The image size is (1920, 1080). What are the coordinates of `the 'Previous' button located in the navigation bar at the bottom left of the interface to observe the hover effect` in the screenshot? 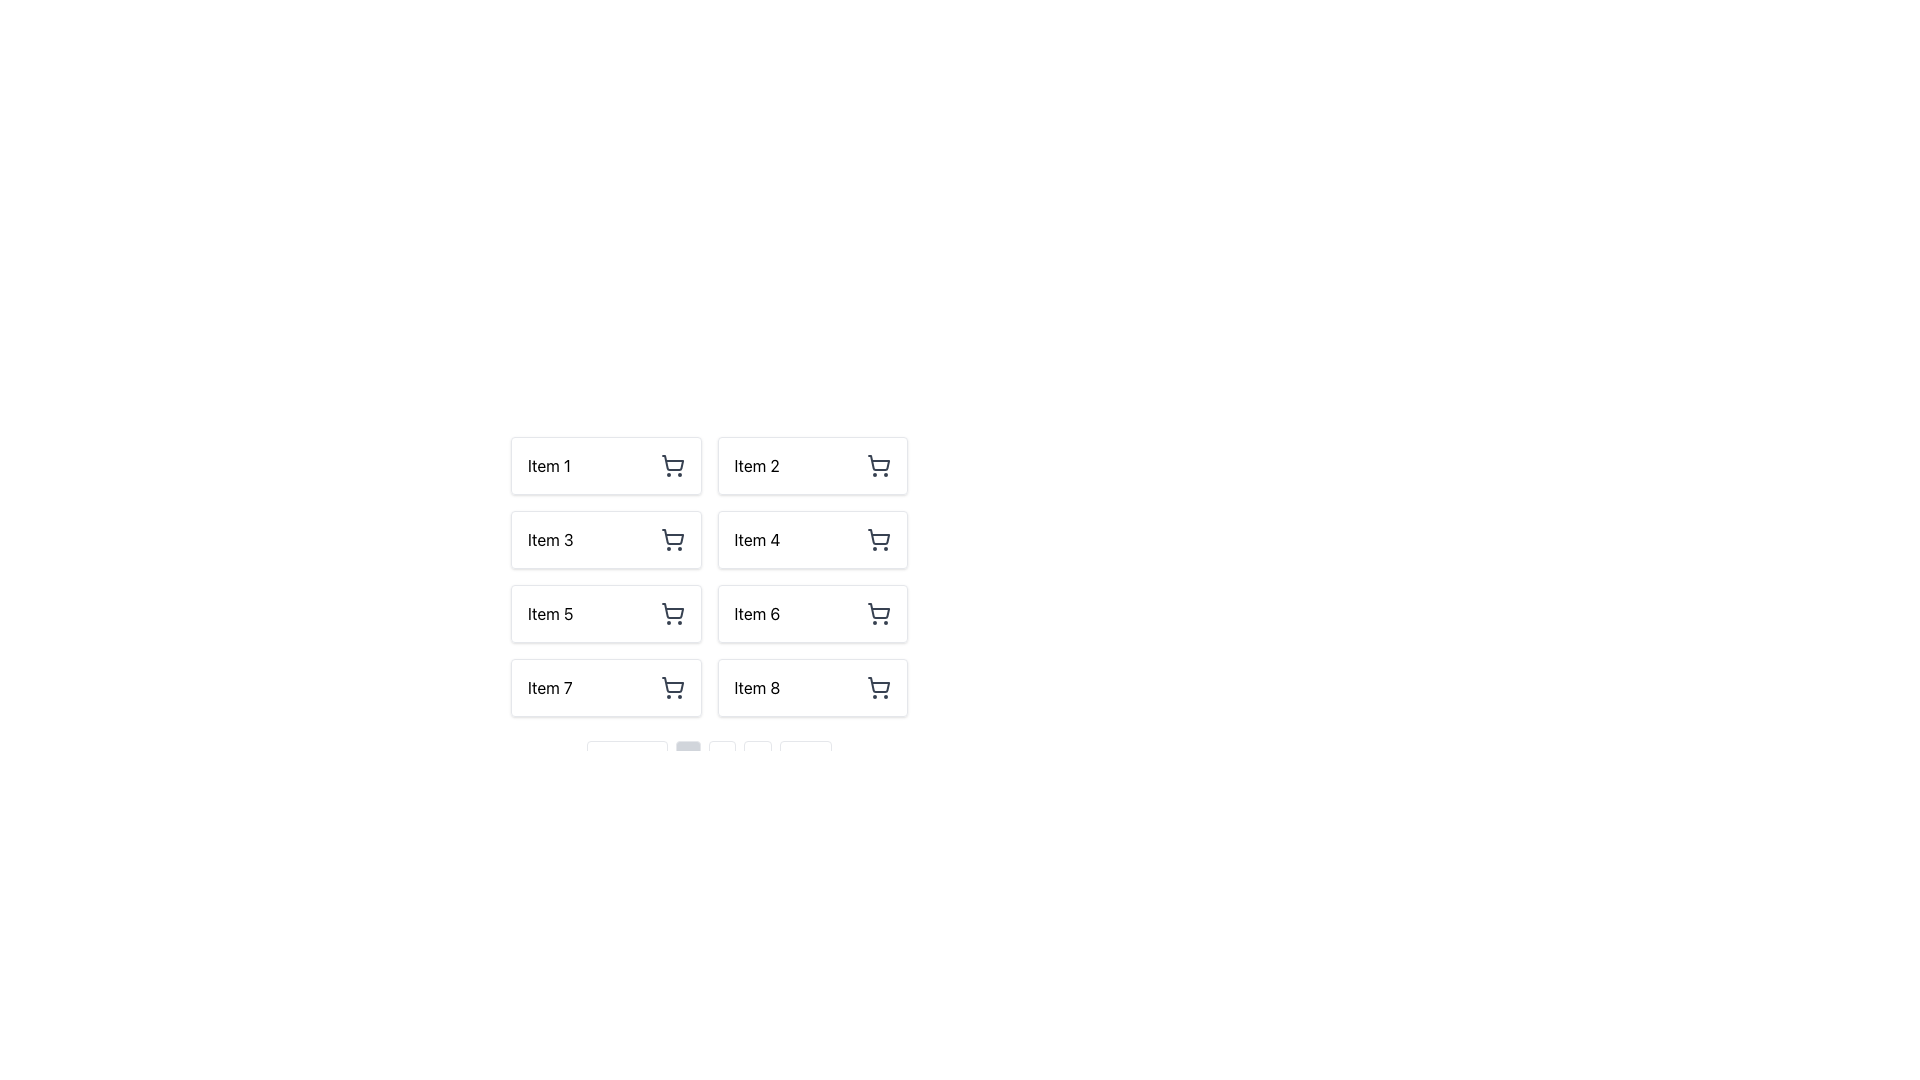 It's located at (626, 762).